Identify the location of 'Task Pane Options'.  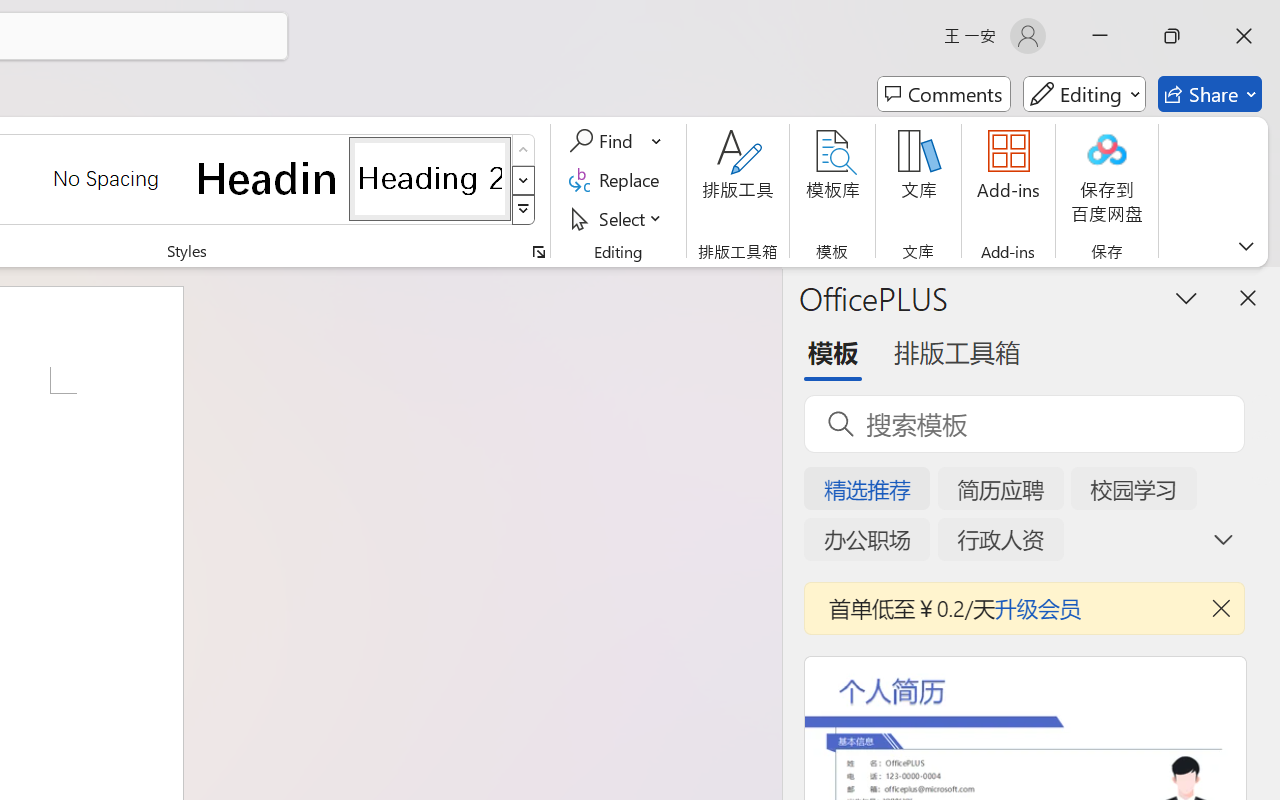
(1187, 297).